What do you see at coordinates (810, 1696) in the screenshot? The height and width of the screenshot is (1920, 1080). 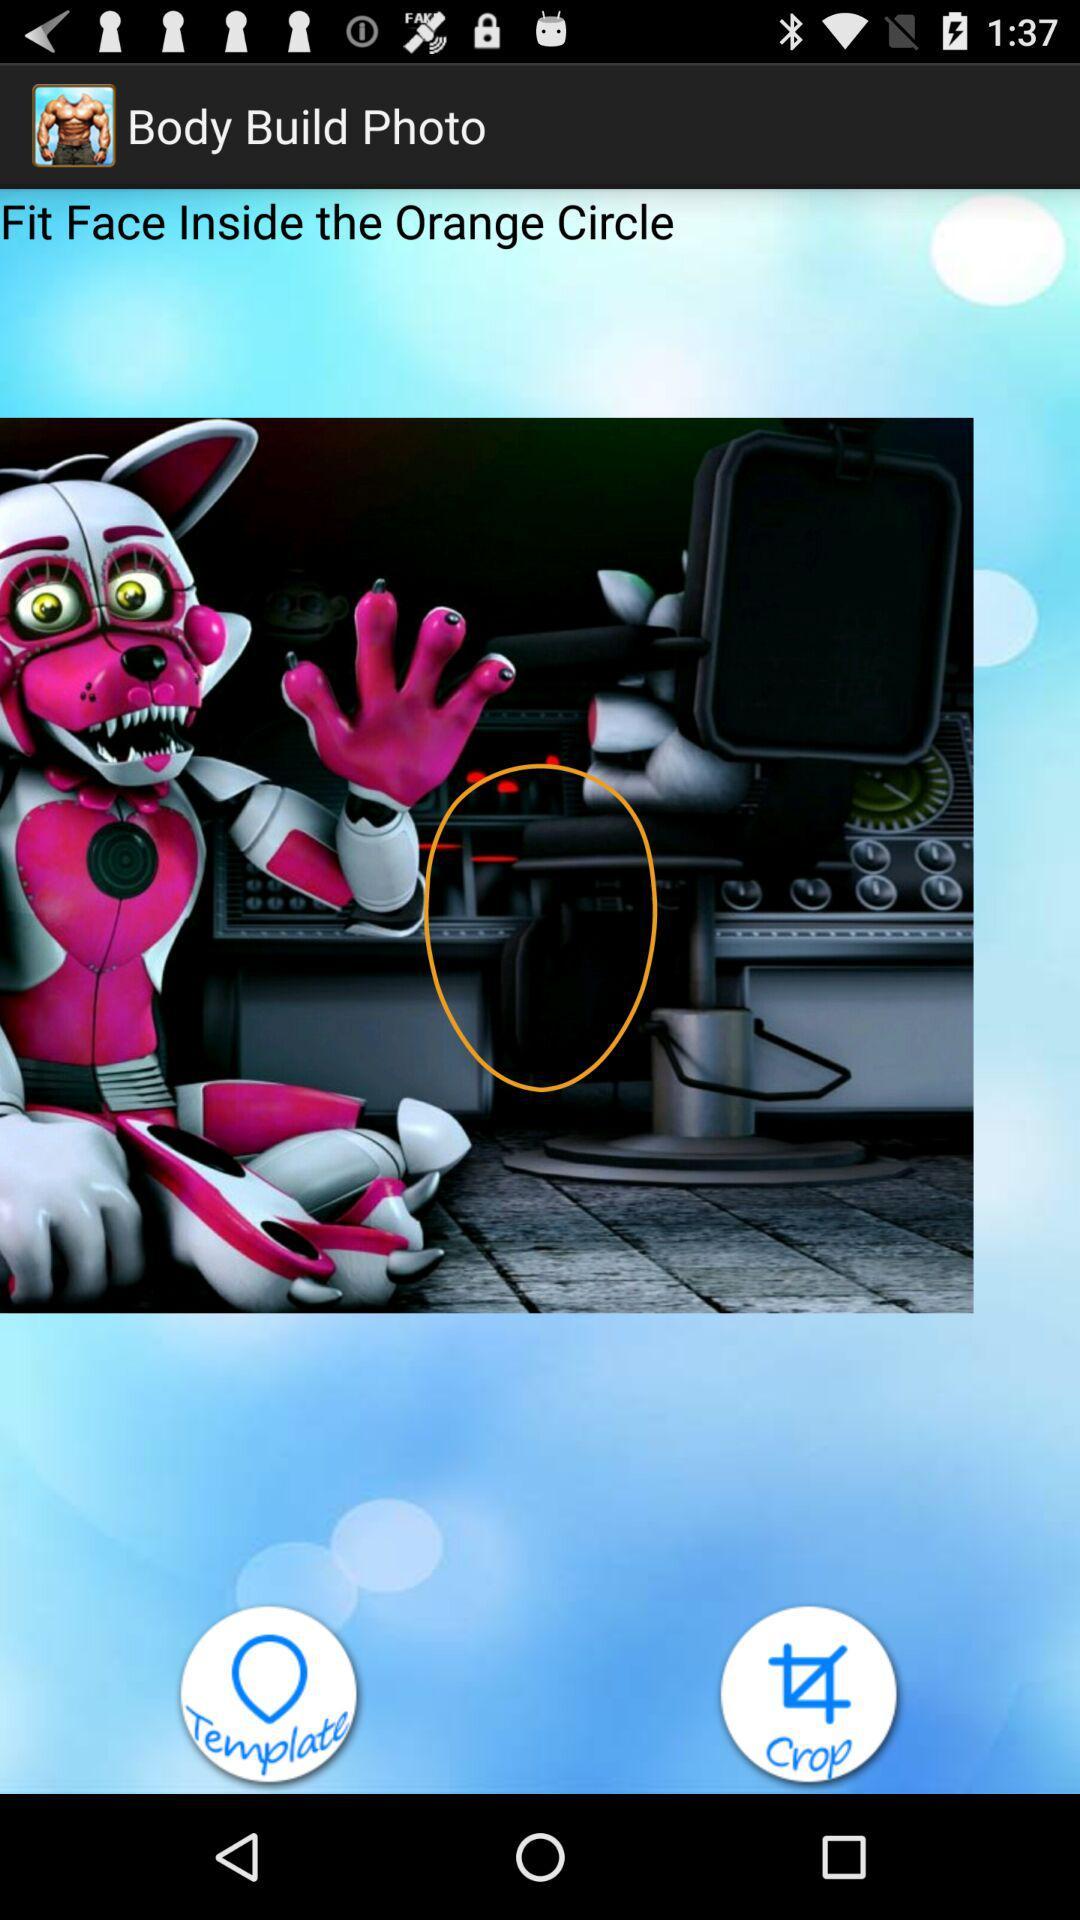 I see `crop photo` at bounding box center [810, 1696].